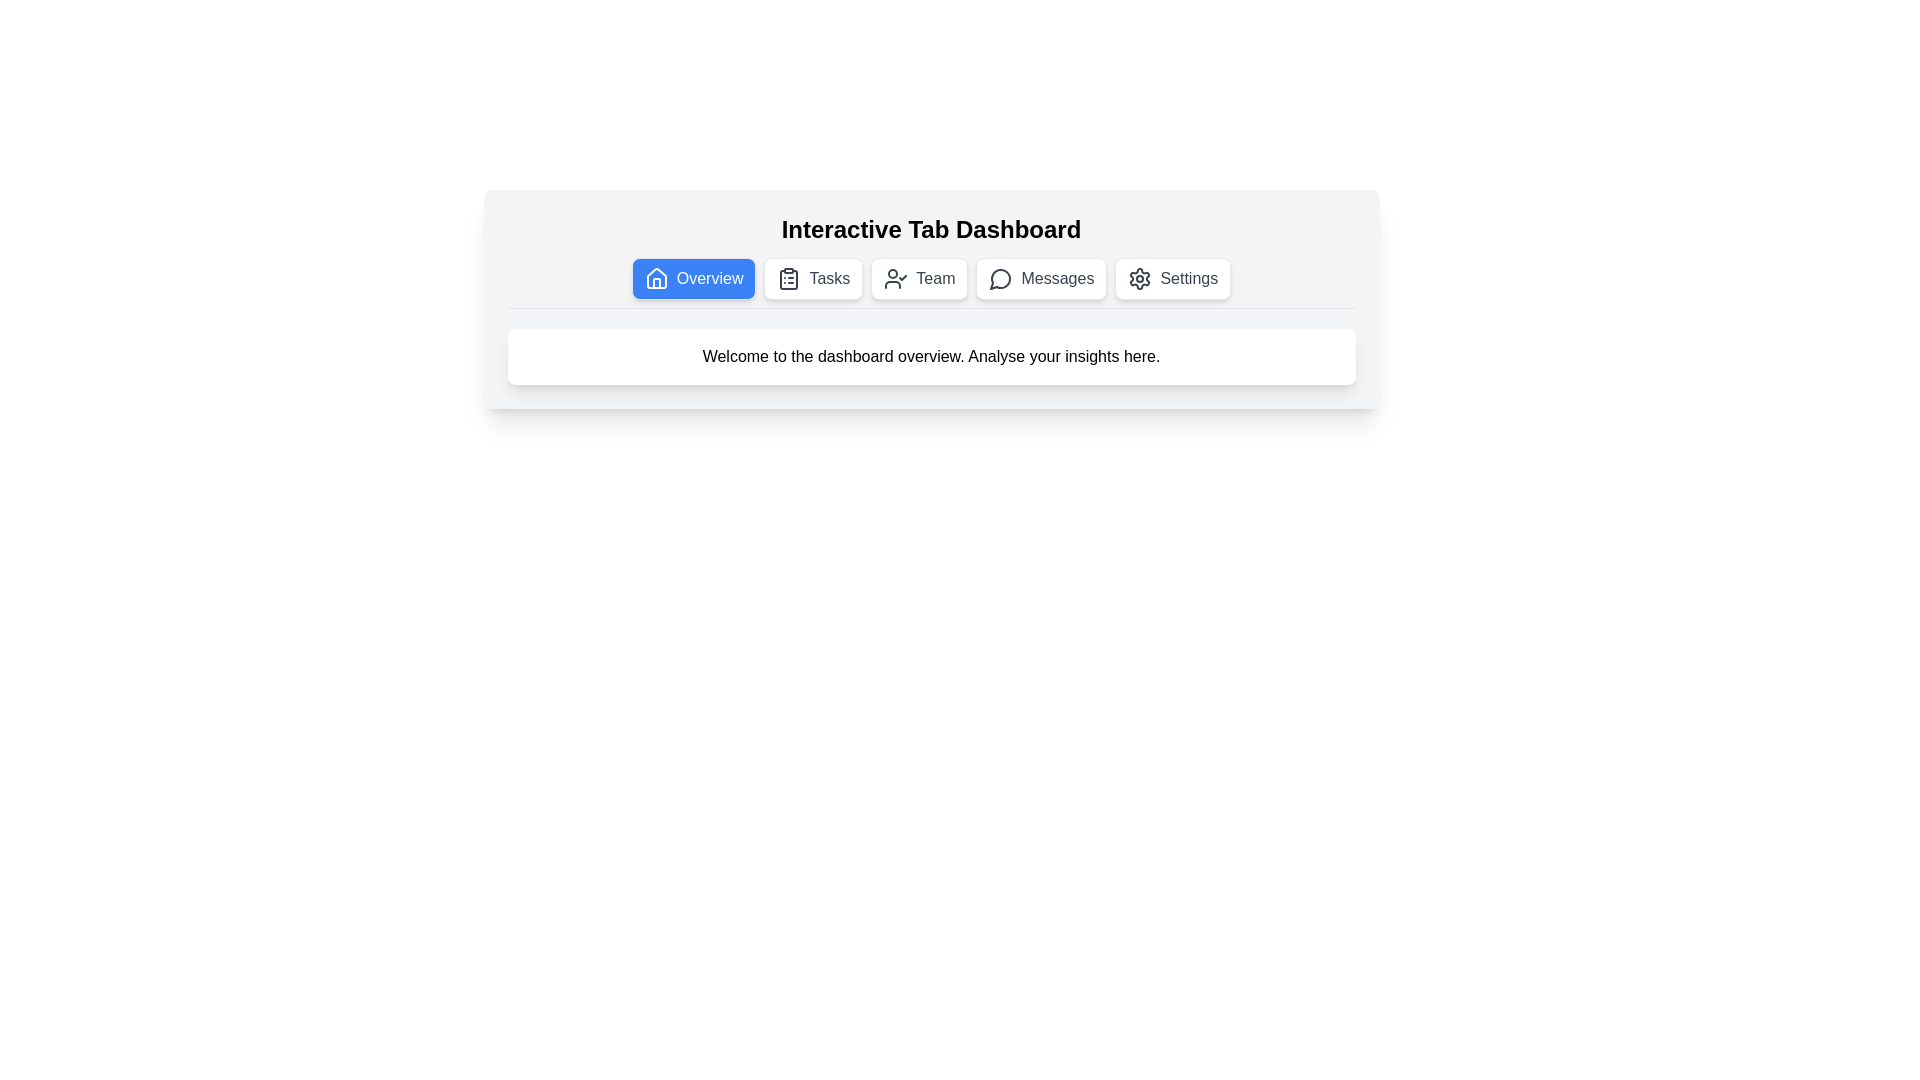 The image size is (1920, 1080). What do you see at coordinates (930, 283) in the screenshot?
I see `the navigation bar containing buttons including 'Overview', 'Tasks', 'Team', 'Messages', and 'Settings' to observe visual feedback` at bounding box center [930, 283].